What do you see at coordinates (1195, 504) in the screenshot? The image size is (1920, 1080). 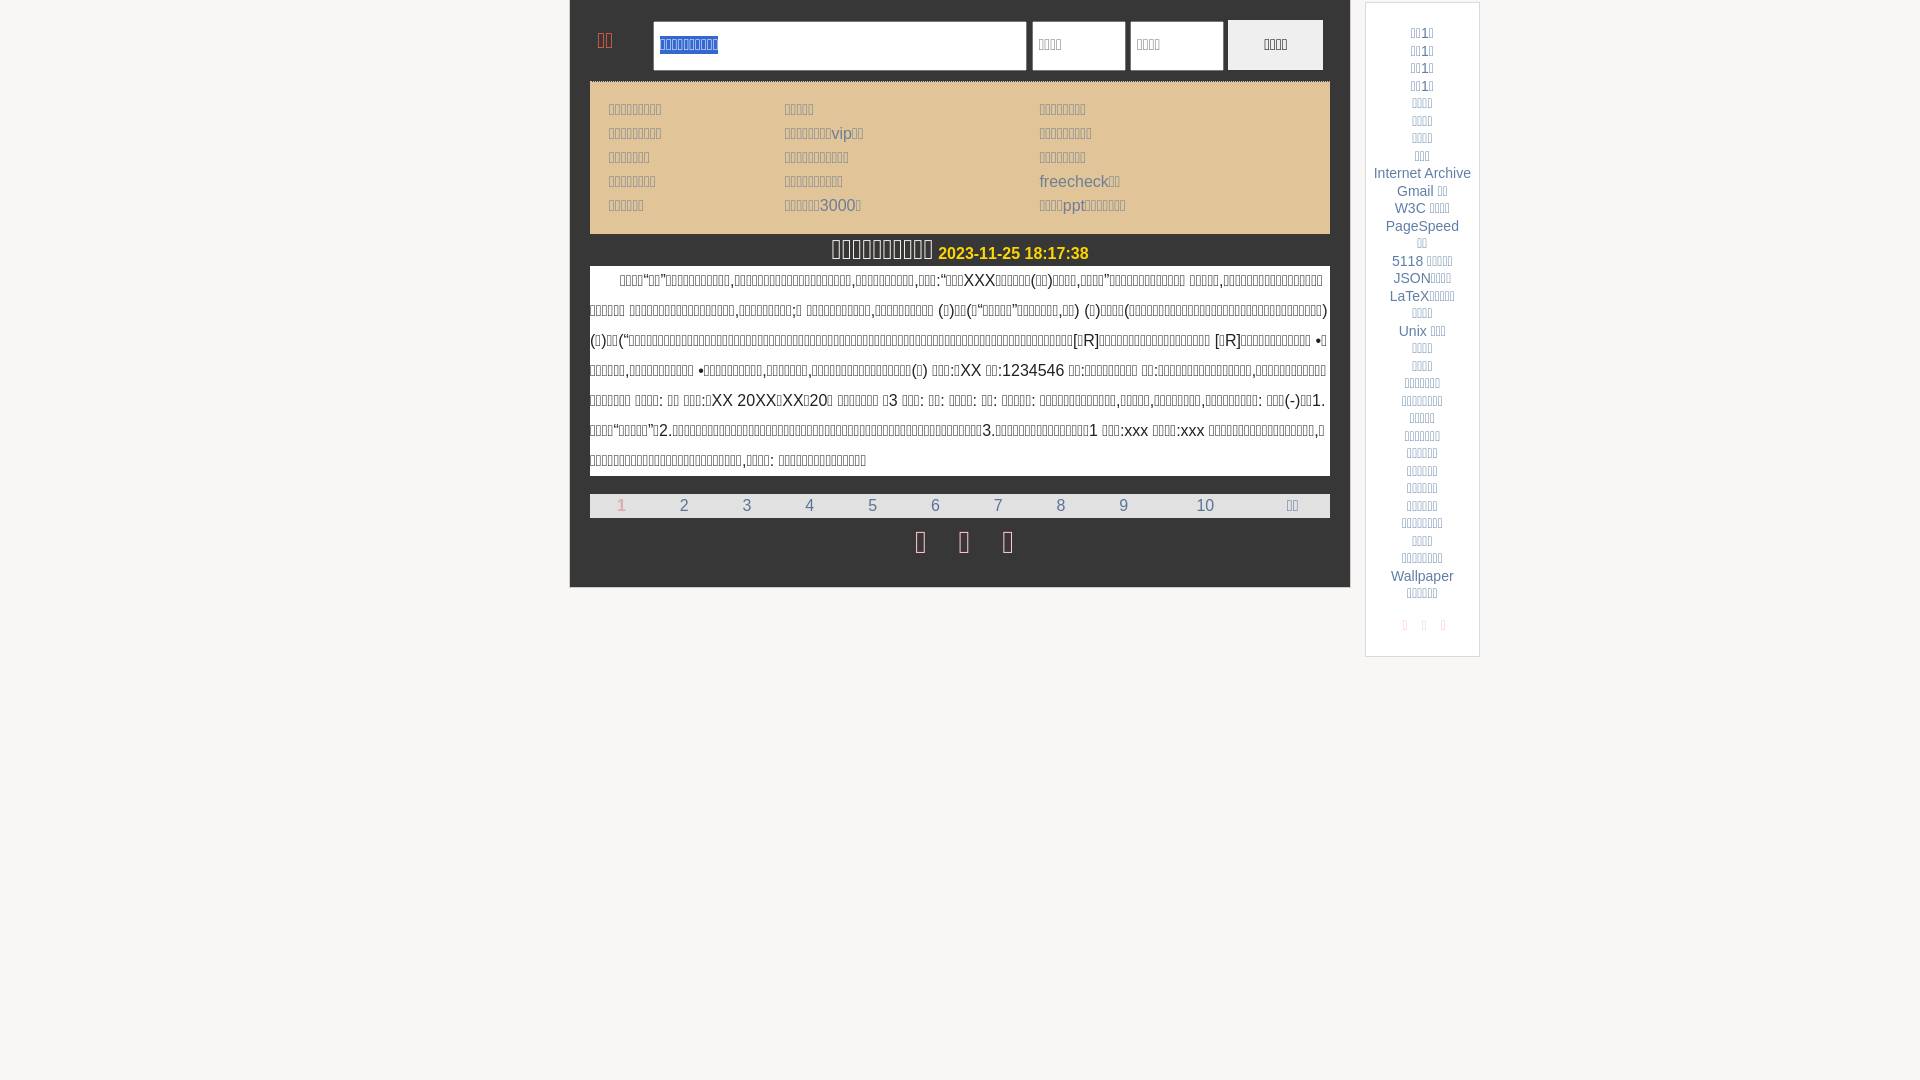 I see `'10'` at bounding box center [1195, 504].